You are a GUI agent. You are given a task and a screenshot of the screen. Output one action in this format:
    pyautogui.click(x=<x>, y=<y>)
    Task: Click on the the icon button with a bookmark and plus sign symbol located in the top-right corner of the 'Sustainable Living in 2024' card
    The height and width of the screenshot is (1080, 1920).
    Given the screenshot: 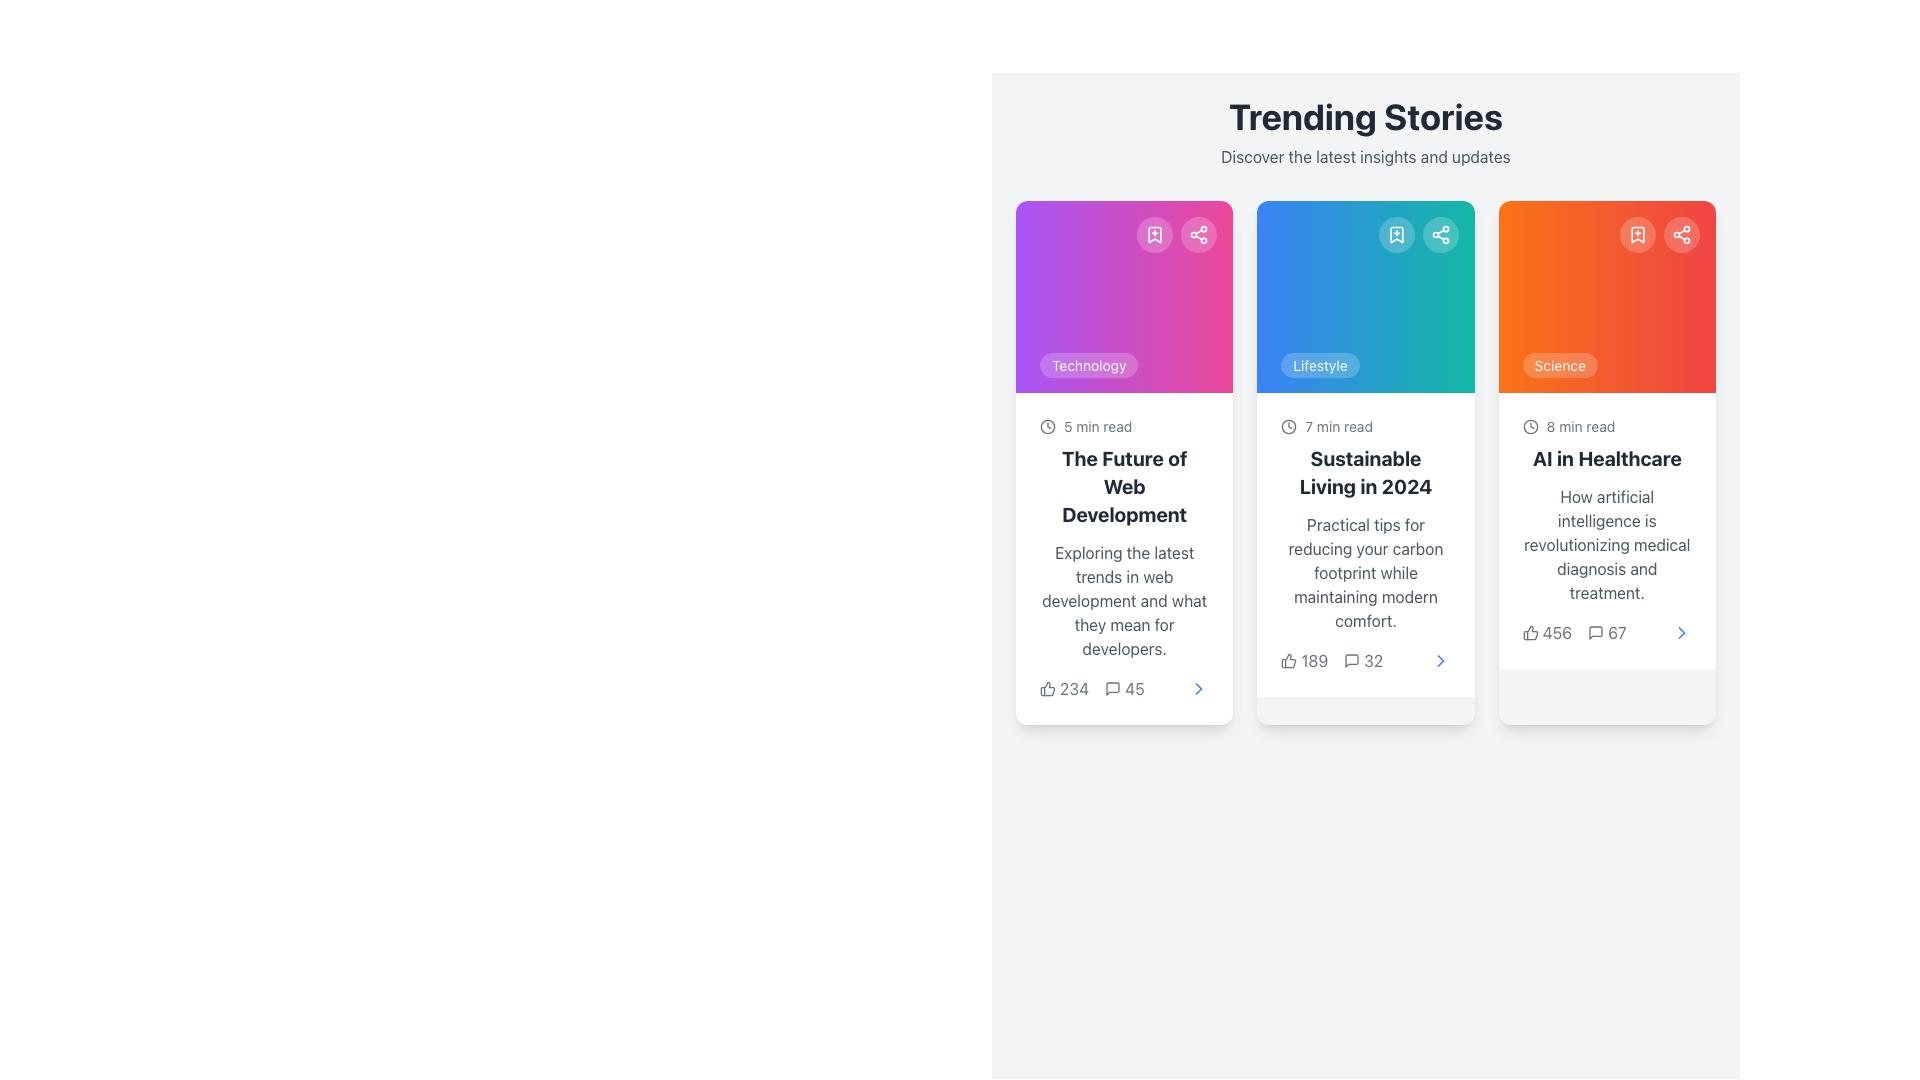 What is the action you would take?
    pyautogui.click(x=1395, y=234)
    